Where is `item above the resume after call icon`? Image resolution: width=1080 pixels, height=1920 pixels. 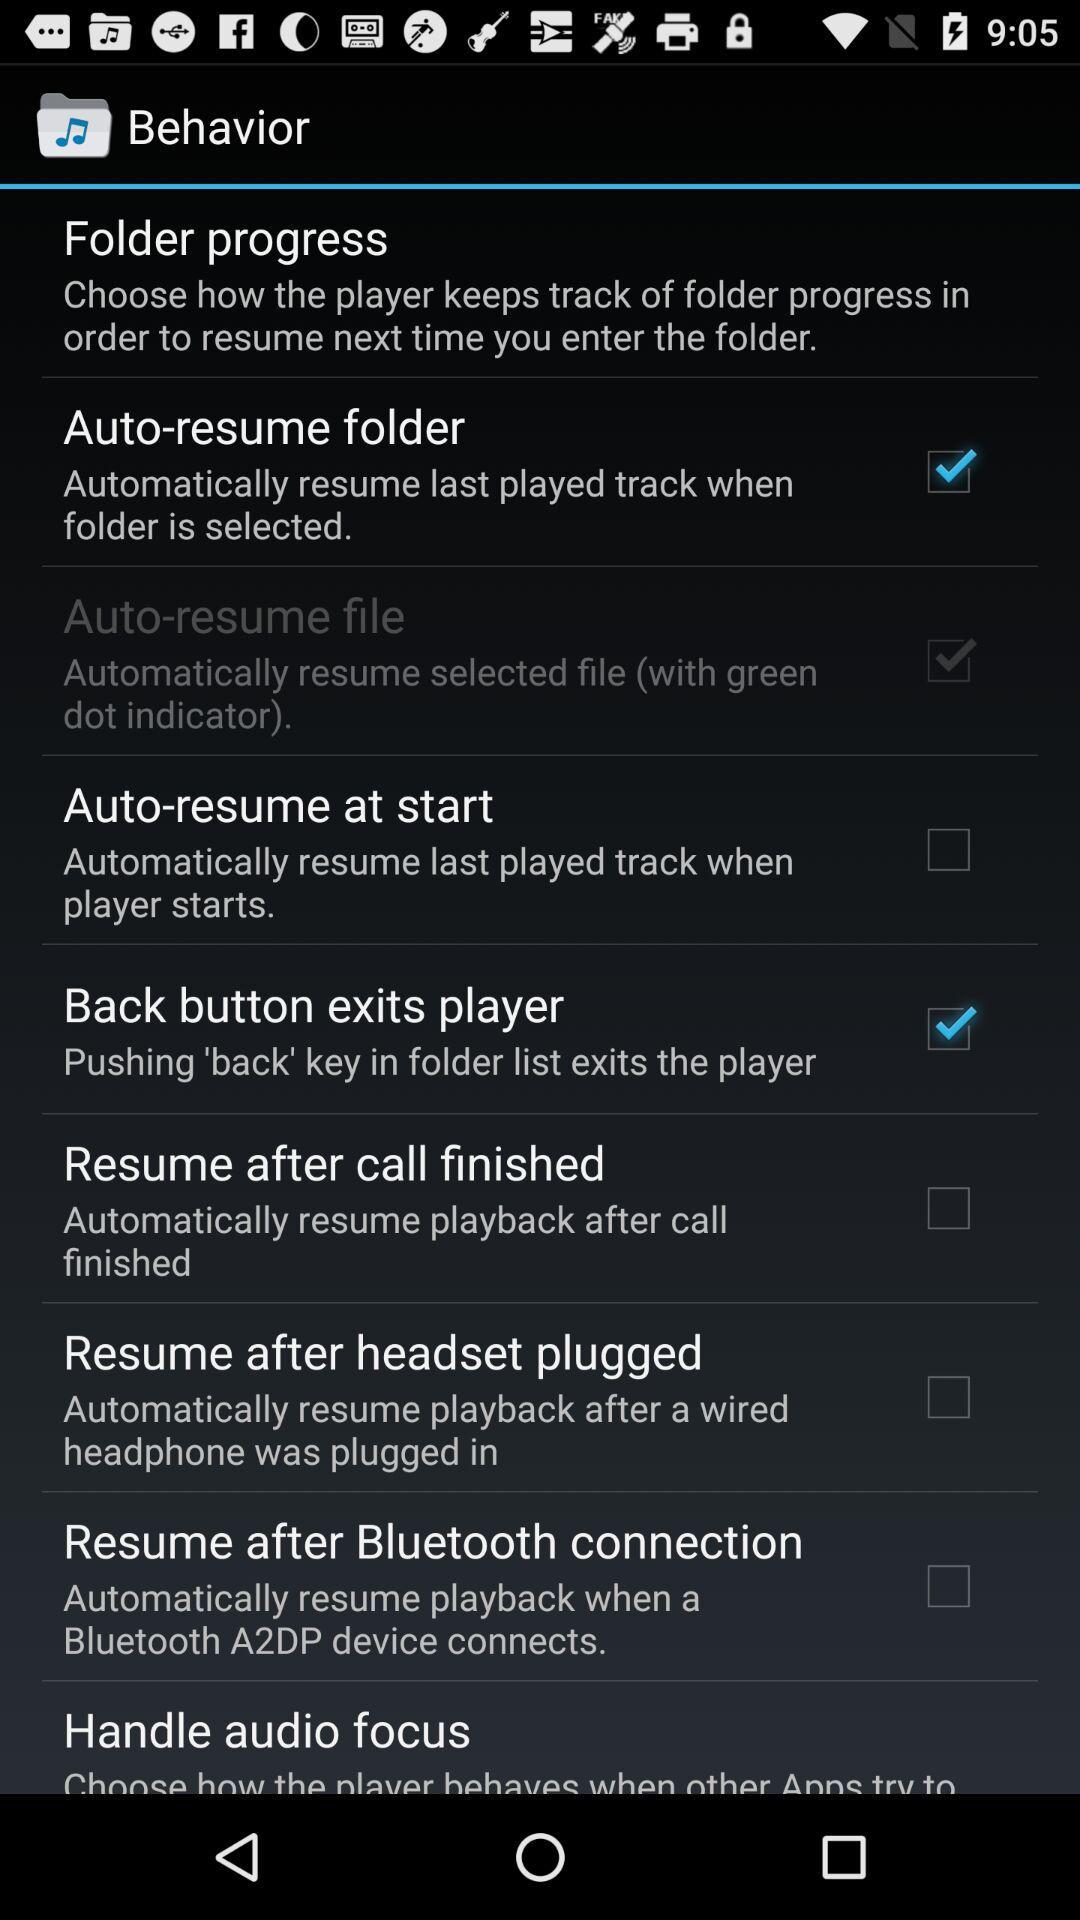
item above the resume after call icon is located at coordinates (438, 1059).